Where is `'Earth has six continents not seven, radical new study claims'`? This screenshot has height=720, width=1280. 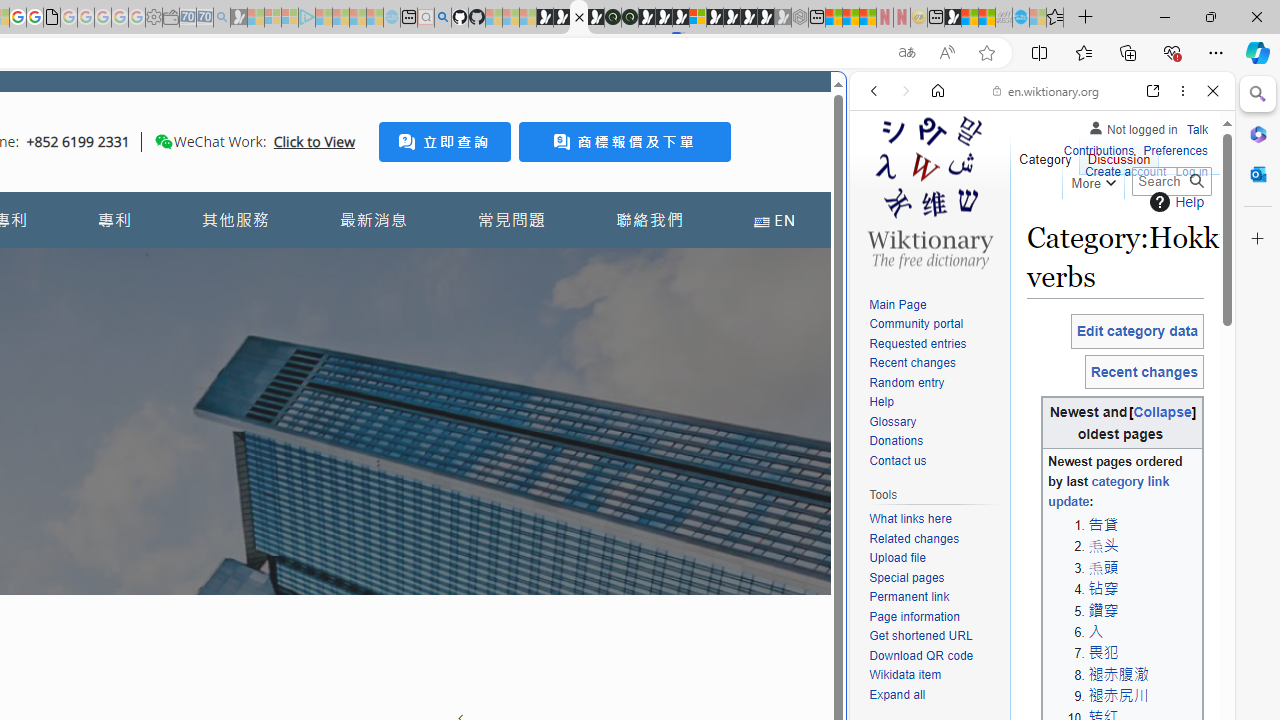 'Earth has six continents not seven, radical new study claims' is located at coordinates (986, 17).